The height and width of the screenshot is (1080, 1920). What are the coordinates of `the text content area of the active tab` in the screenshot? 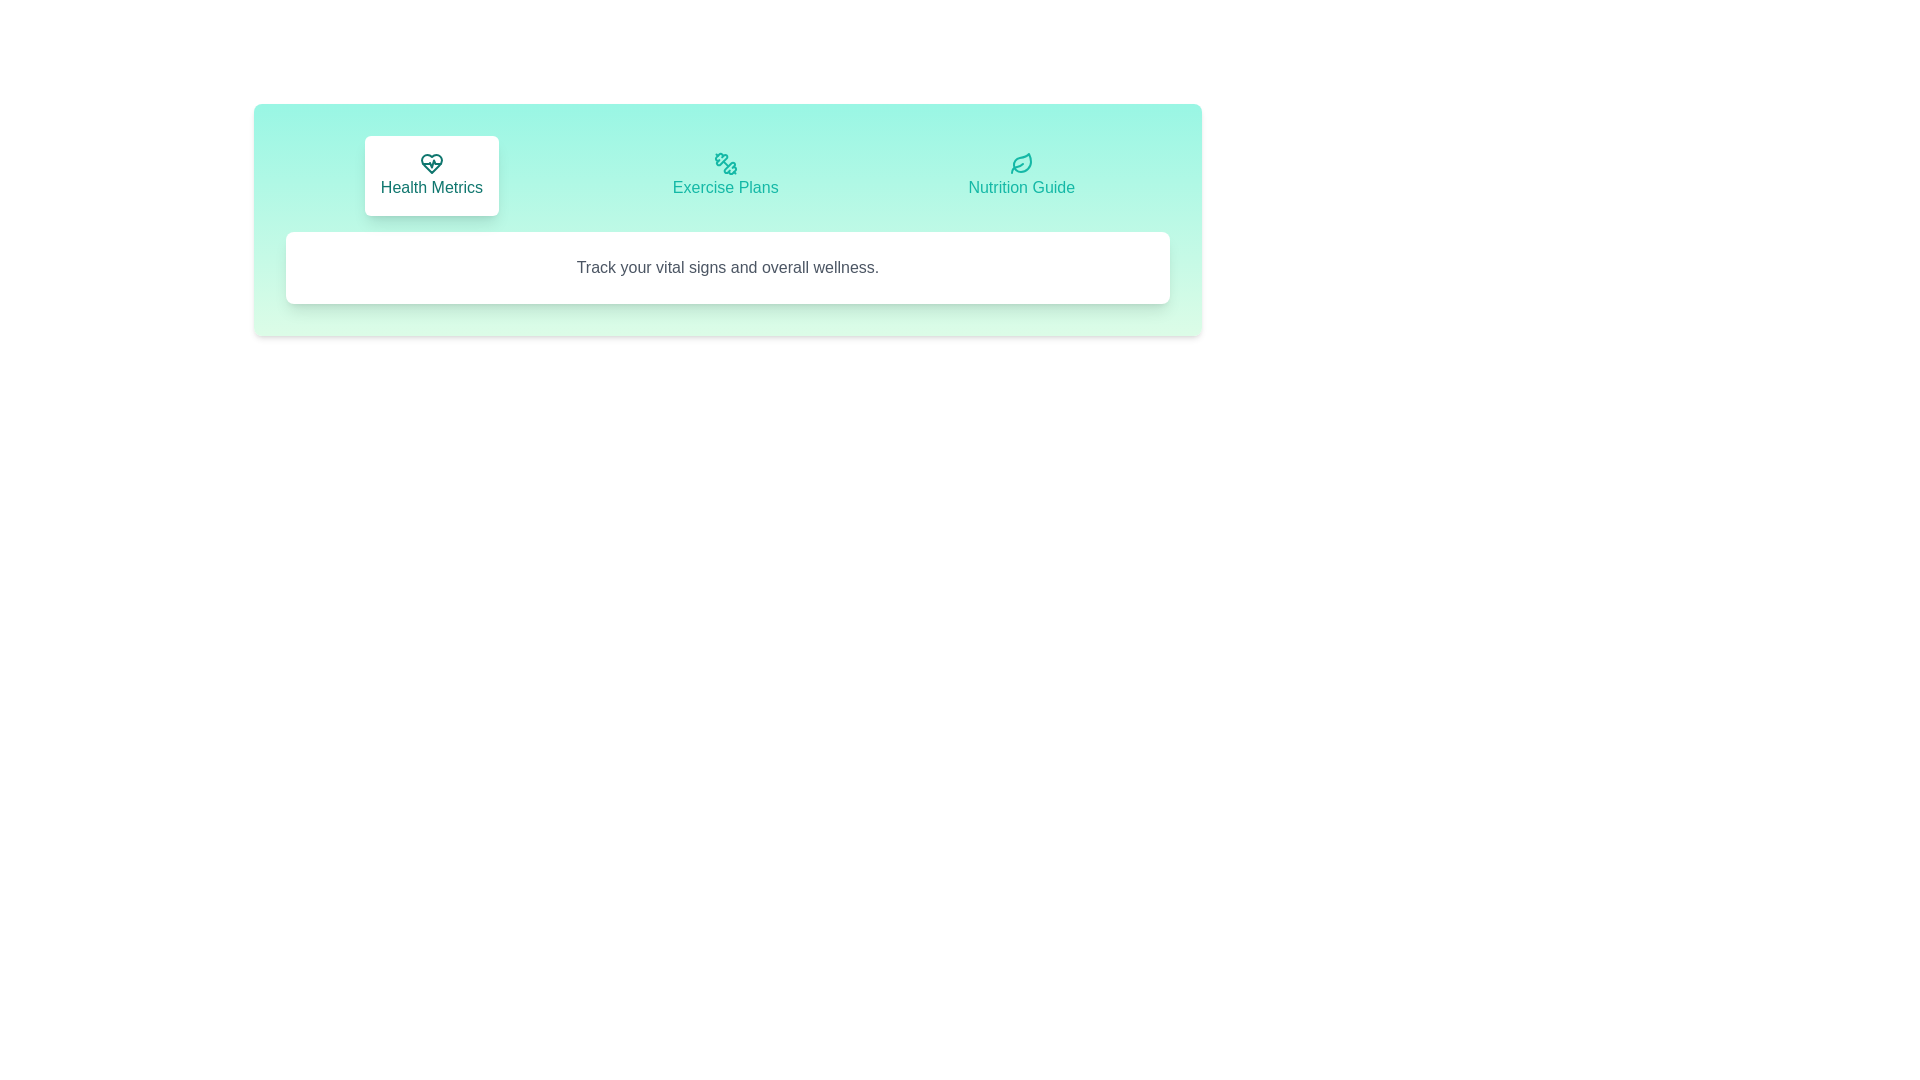 It's located at (727, 266).